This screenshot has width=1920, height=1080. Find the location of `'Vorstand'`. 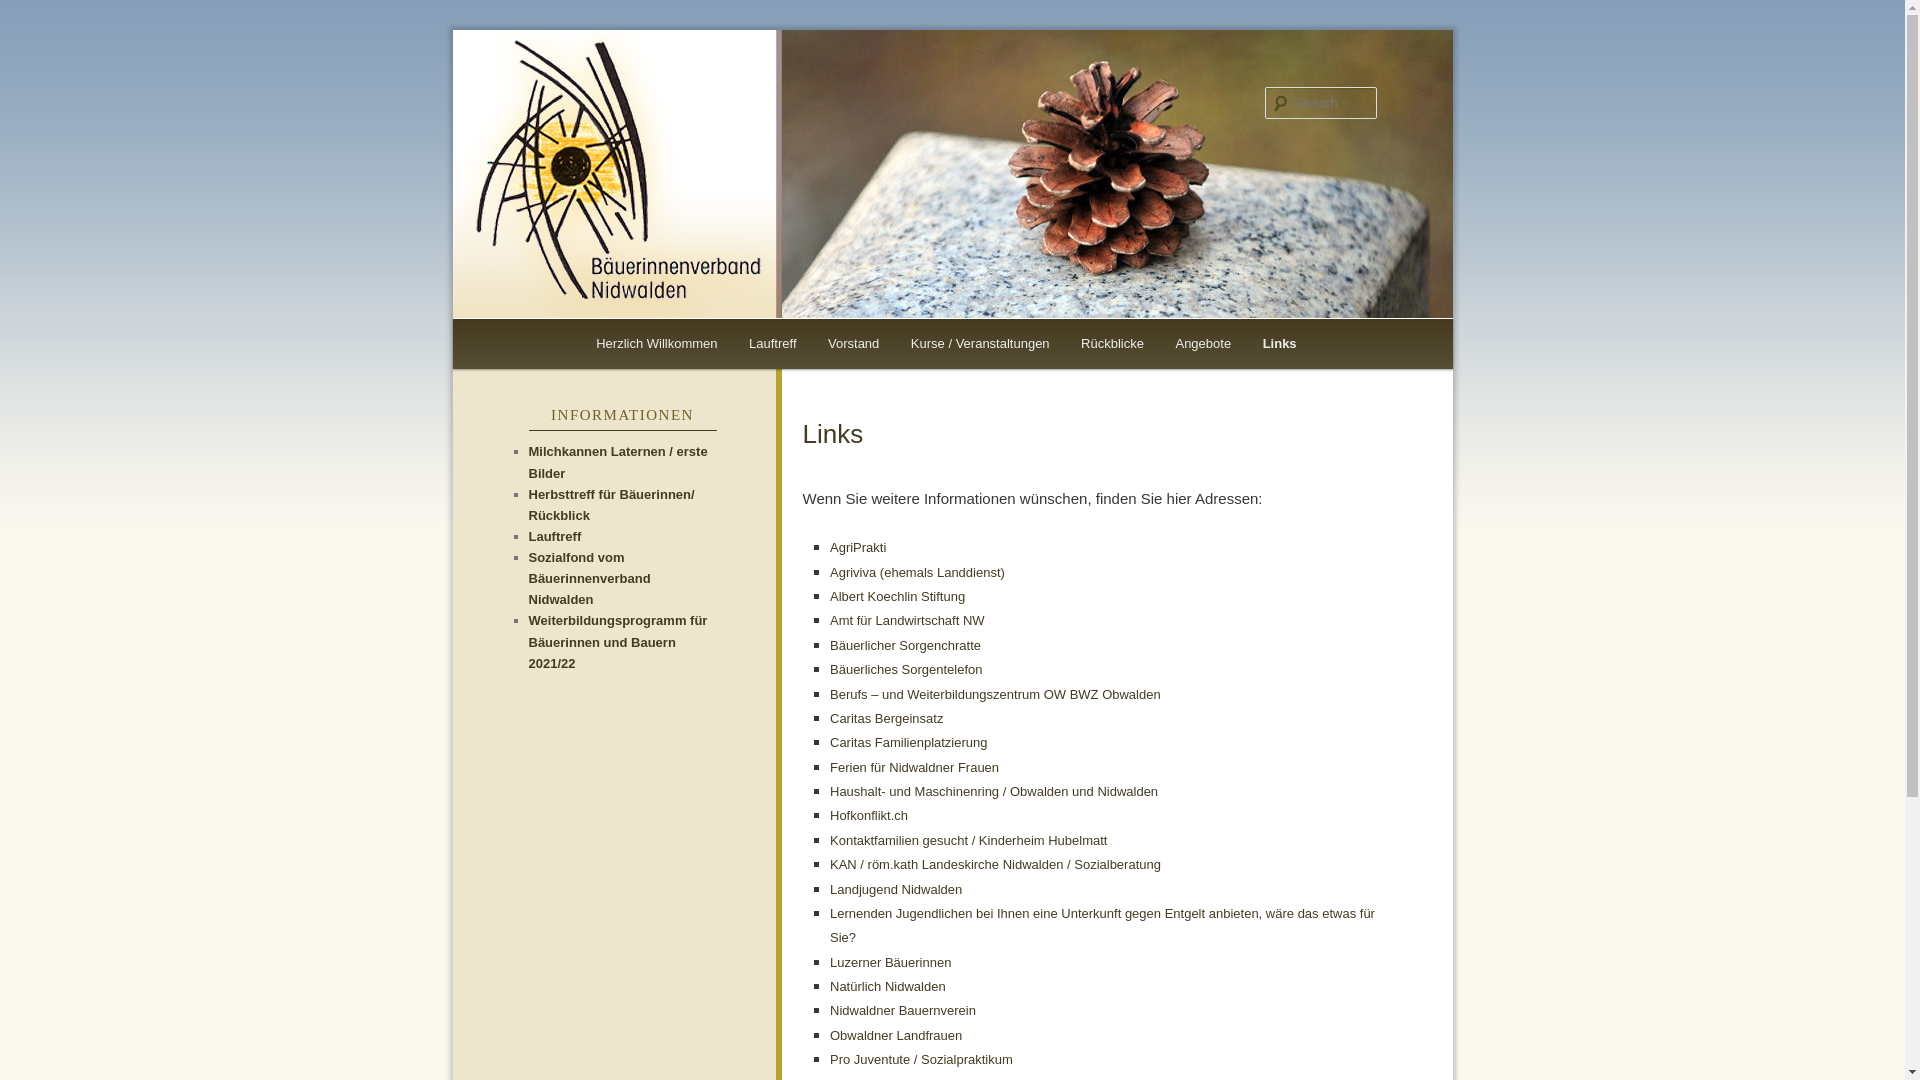

'Vorstand' is located at coordinates (853, 342).